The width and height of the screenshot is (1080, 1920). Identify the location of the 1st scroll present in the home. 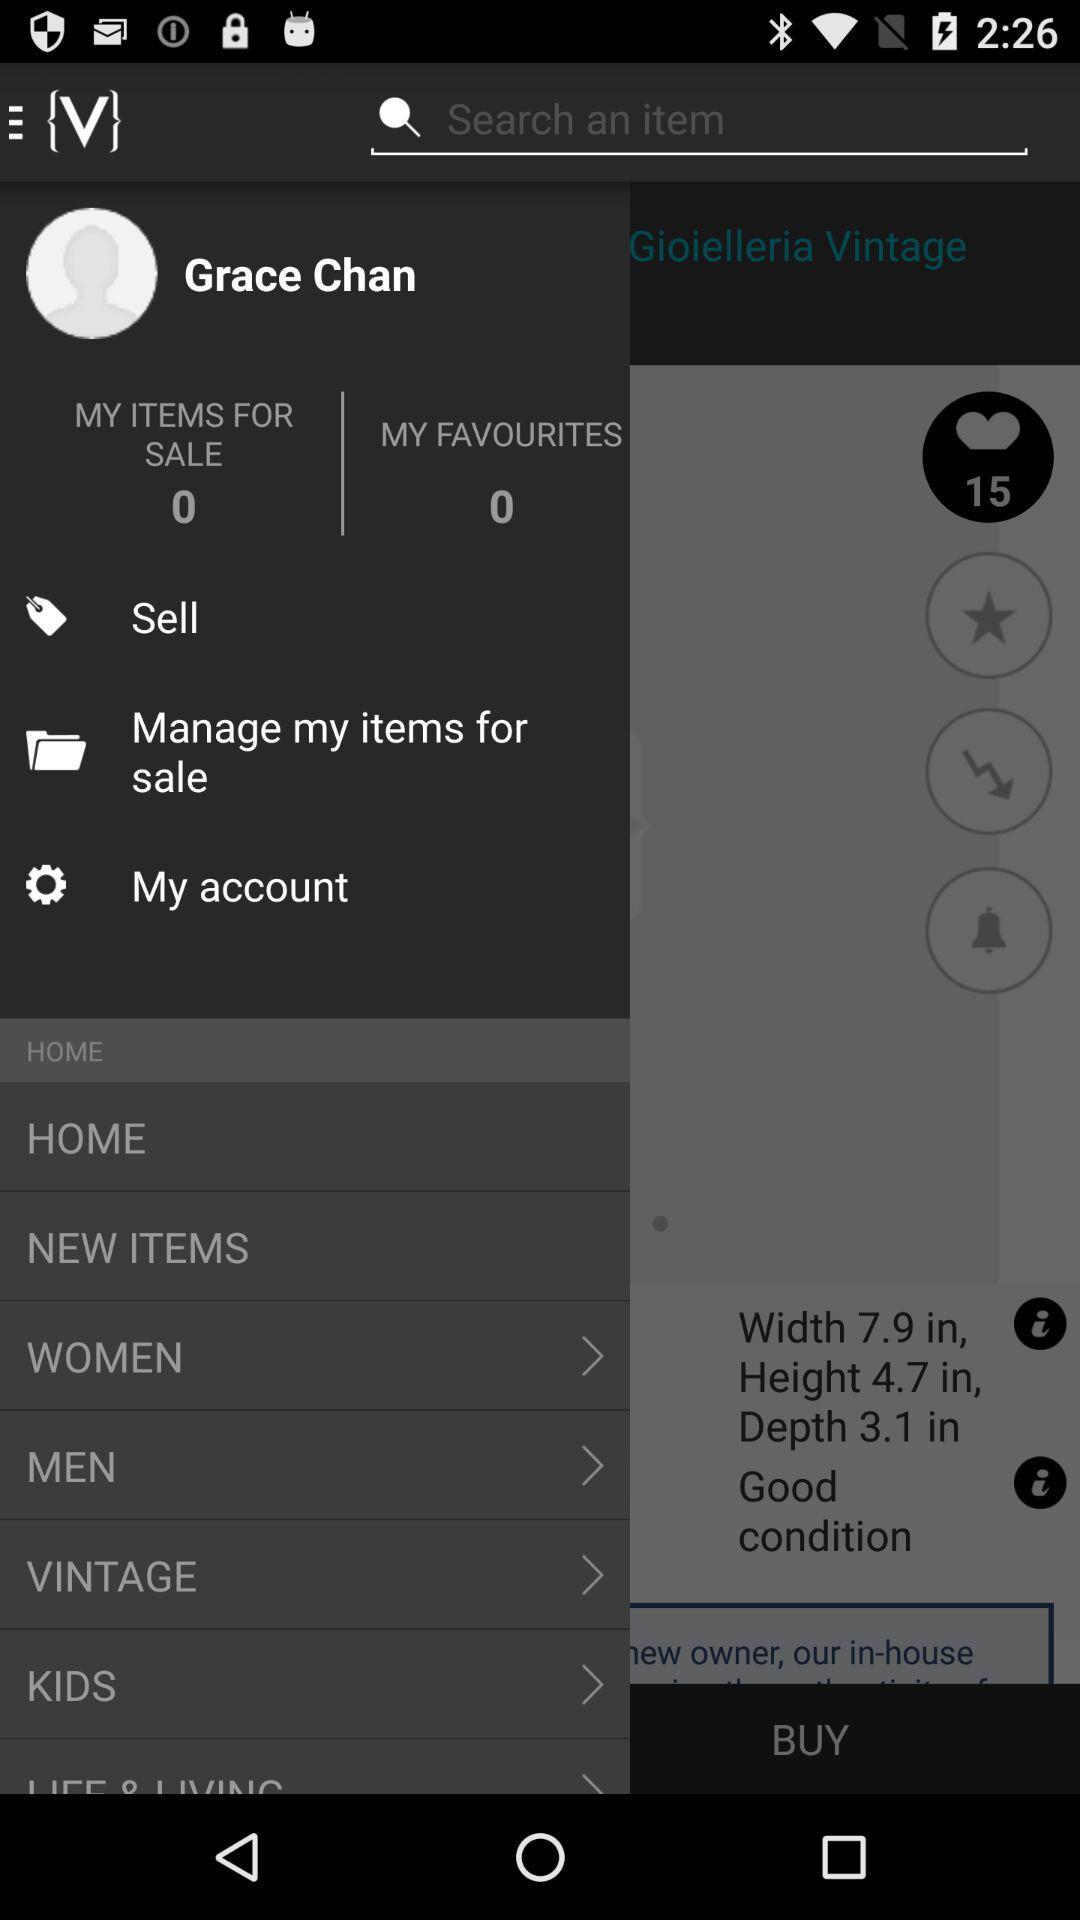
(592, 1355).